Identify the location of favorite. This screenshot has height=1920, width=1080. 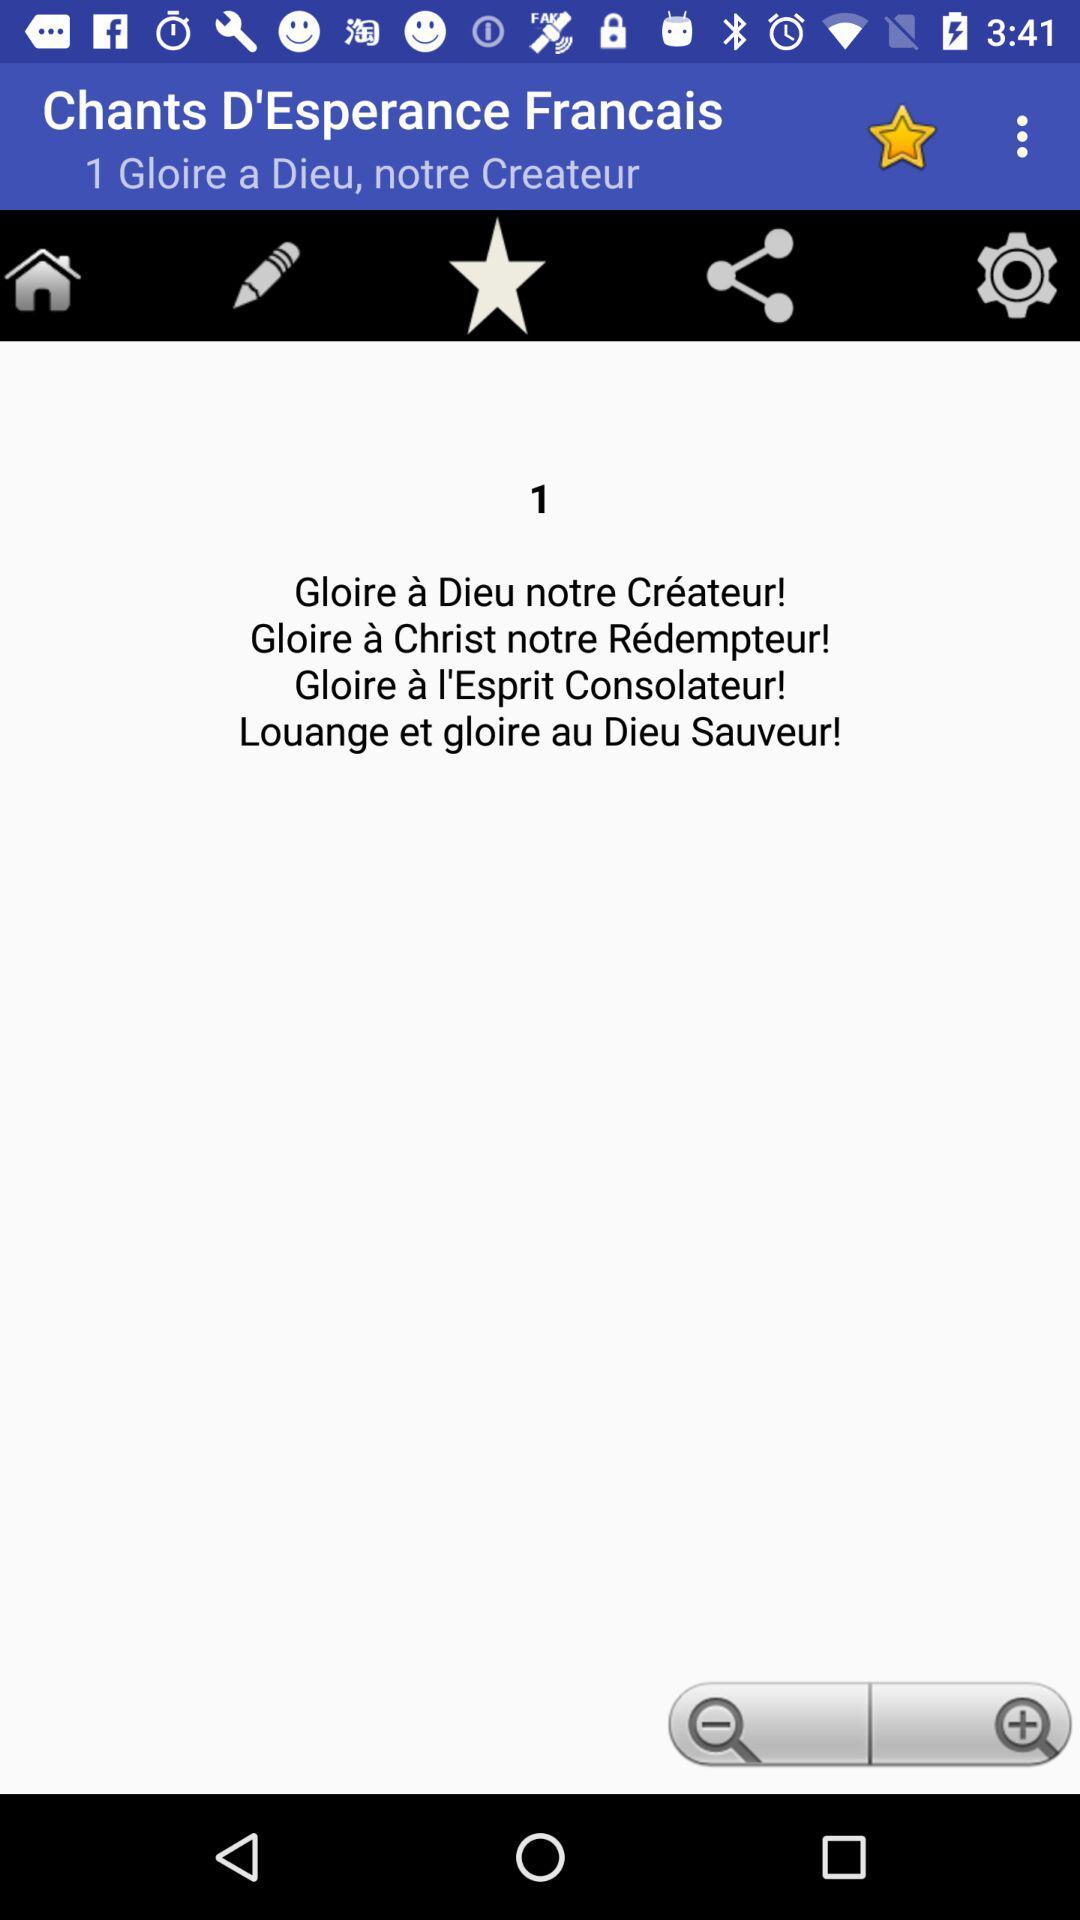
(496, 274).